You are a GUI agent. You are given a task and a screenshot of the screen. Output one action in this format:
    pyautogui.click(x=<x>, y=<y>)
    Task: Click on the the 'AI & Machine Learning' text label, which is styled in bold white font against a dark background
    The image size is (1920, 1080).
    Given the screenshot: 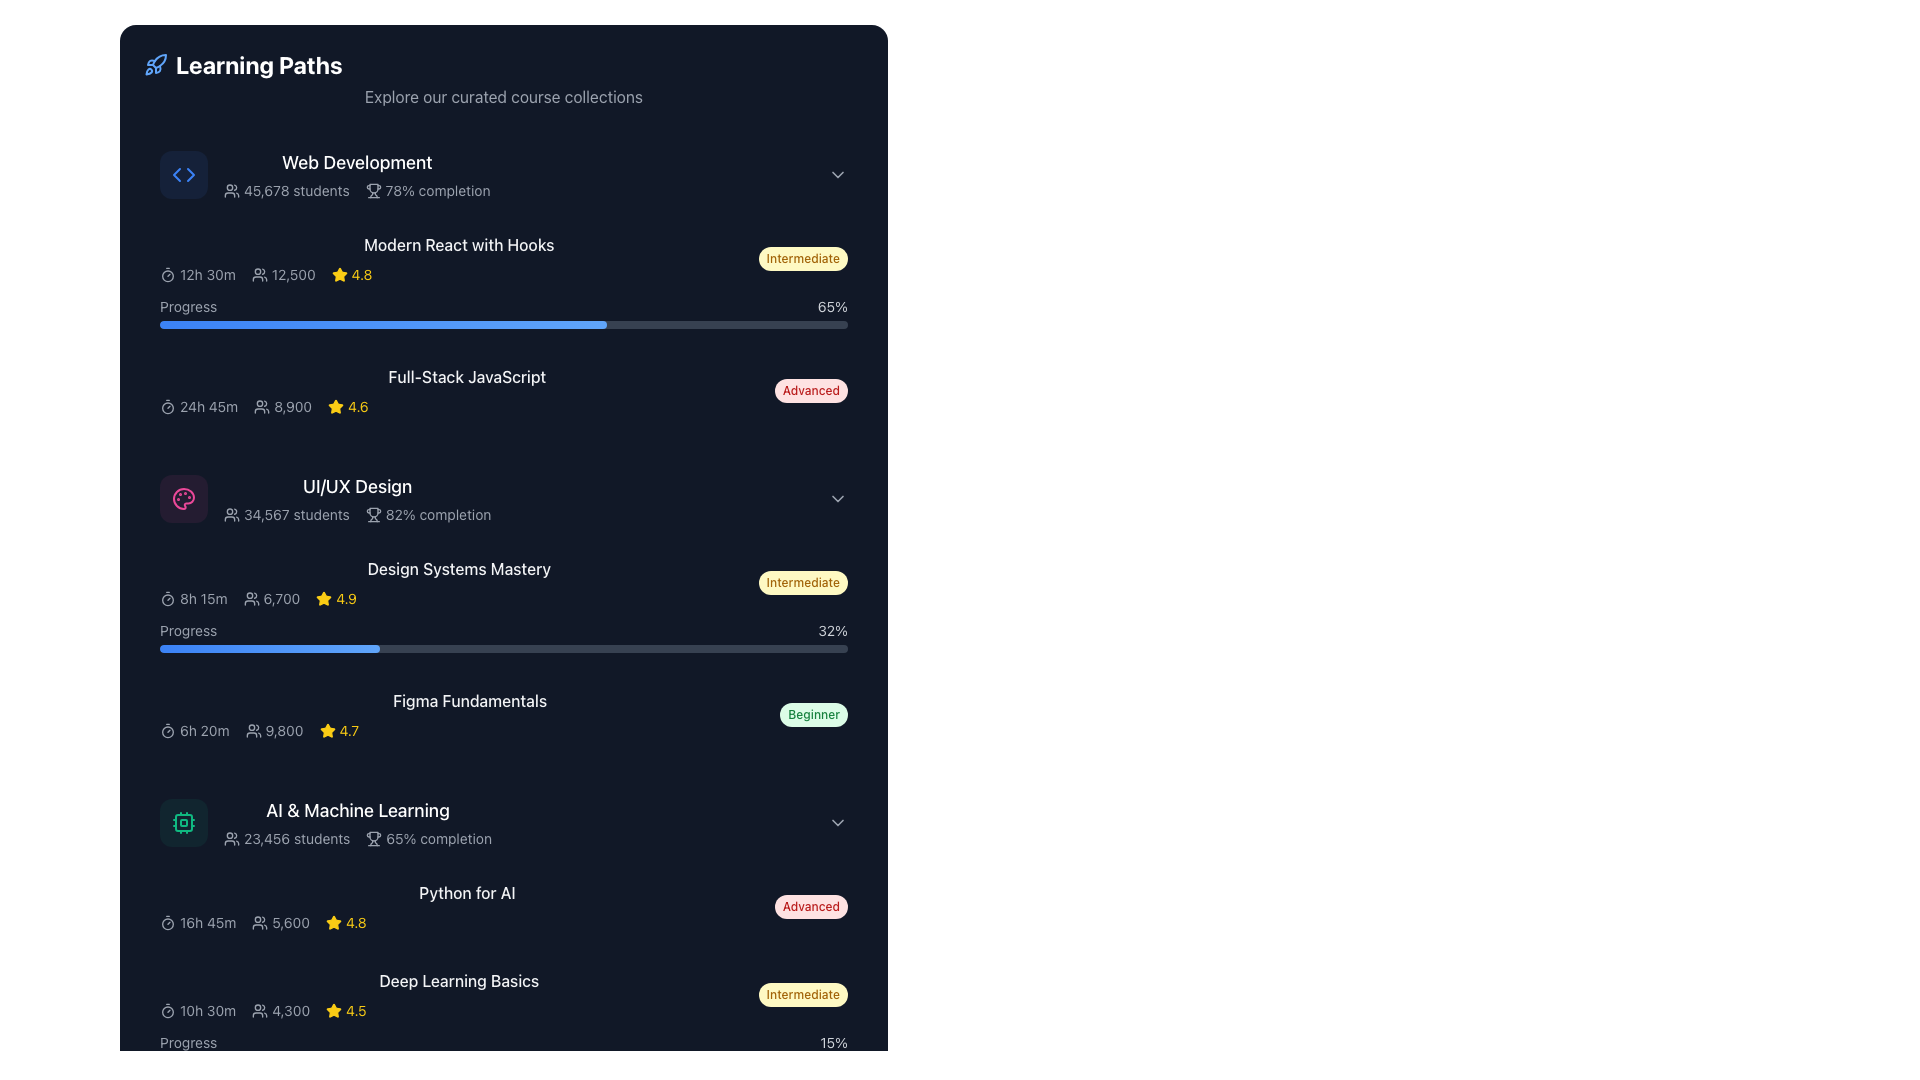 What is the action you would take?
    pyautogui.click(x=358, y=810)
    